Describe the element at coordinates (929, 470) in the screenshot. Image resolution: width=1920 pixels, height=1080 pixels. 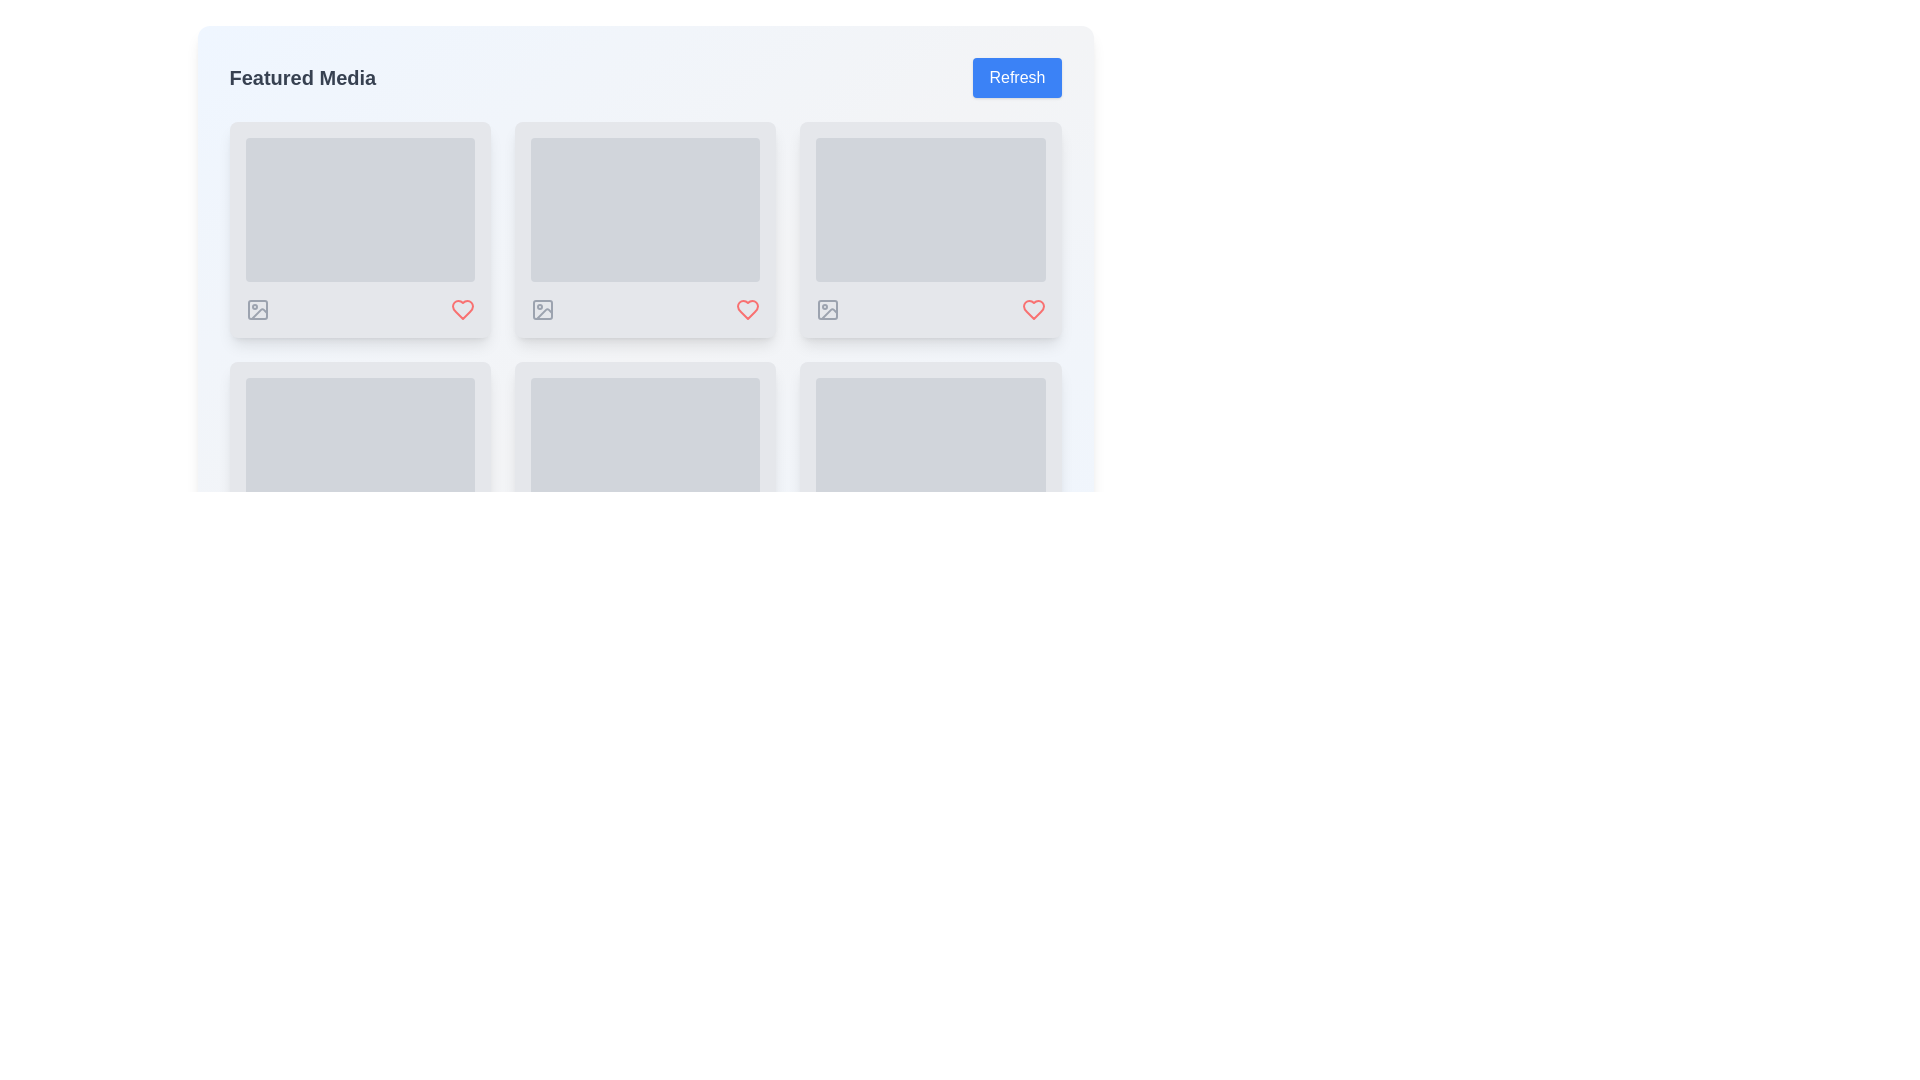
I see `details of the ninth card in the grid located in the third column of the fourth row by clicking on it` at that location.